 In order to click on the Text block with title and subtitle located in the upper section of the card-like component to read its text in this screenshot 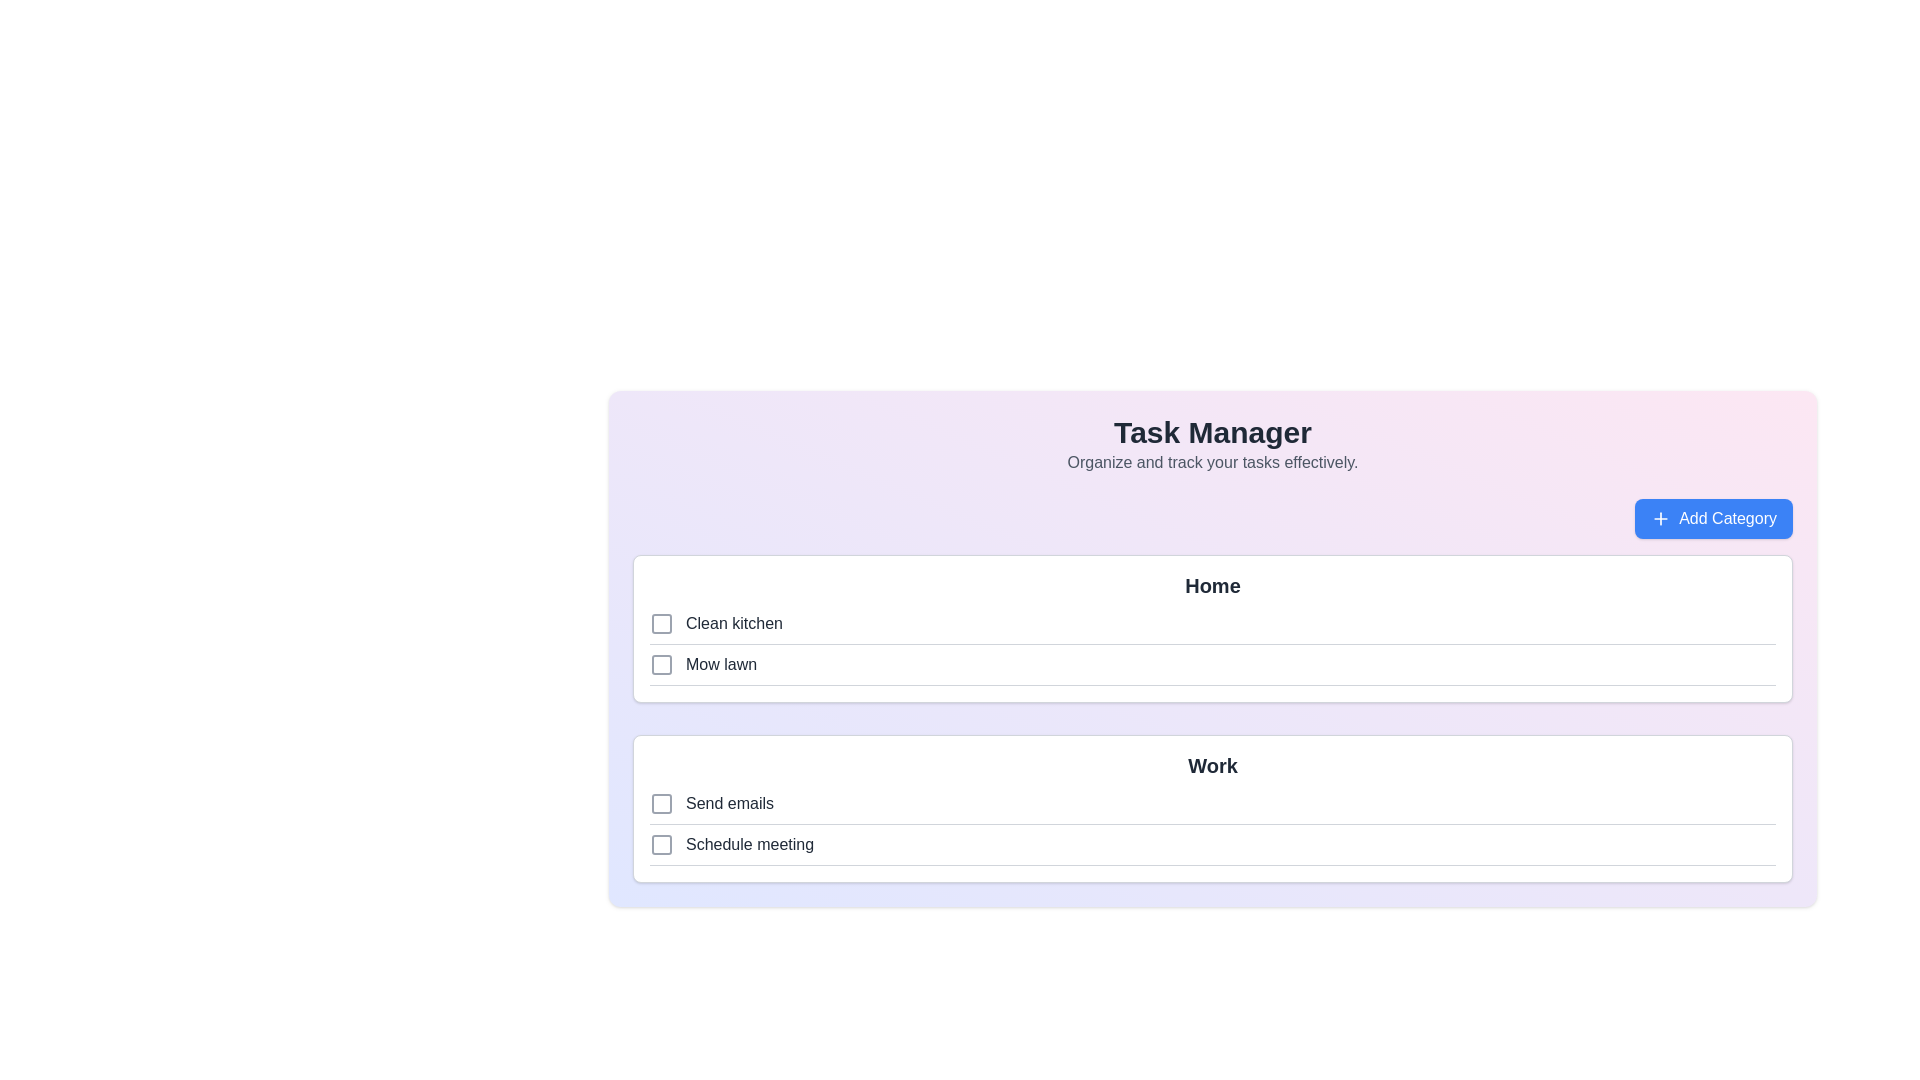, I will do `click(1212, 443)`.